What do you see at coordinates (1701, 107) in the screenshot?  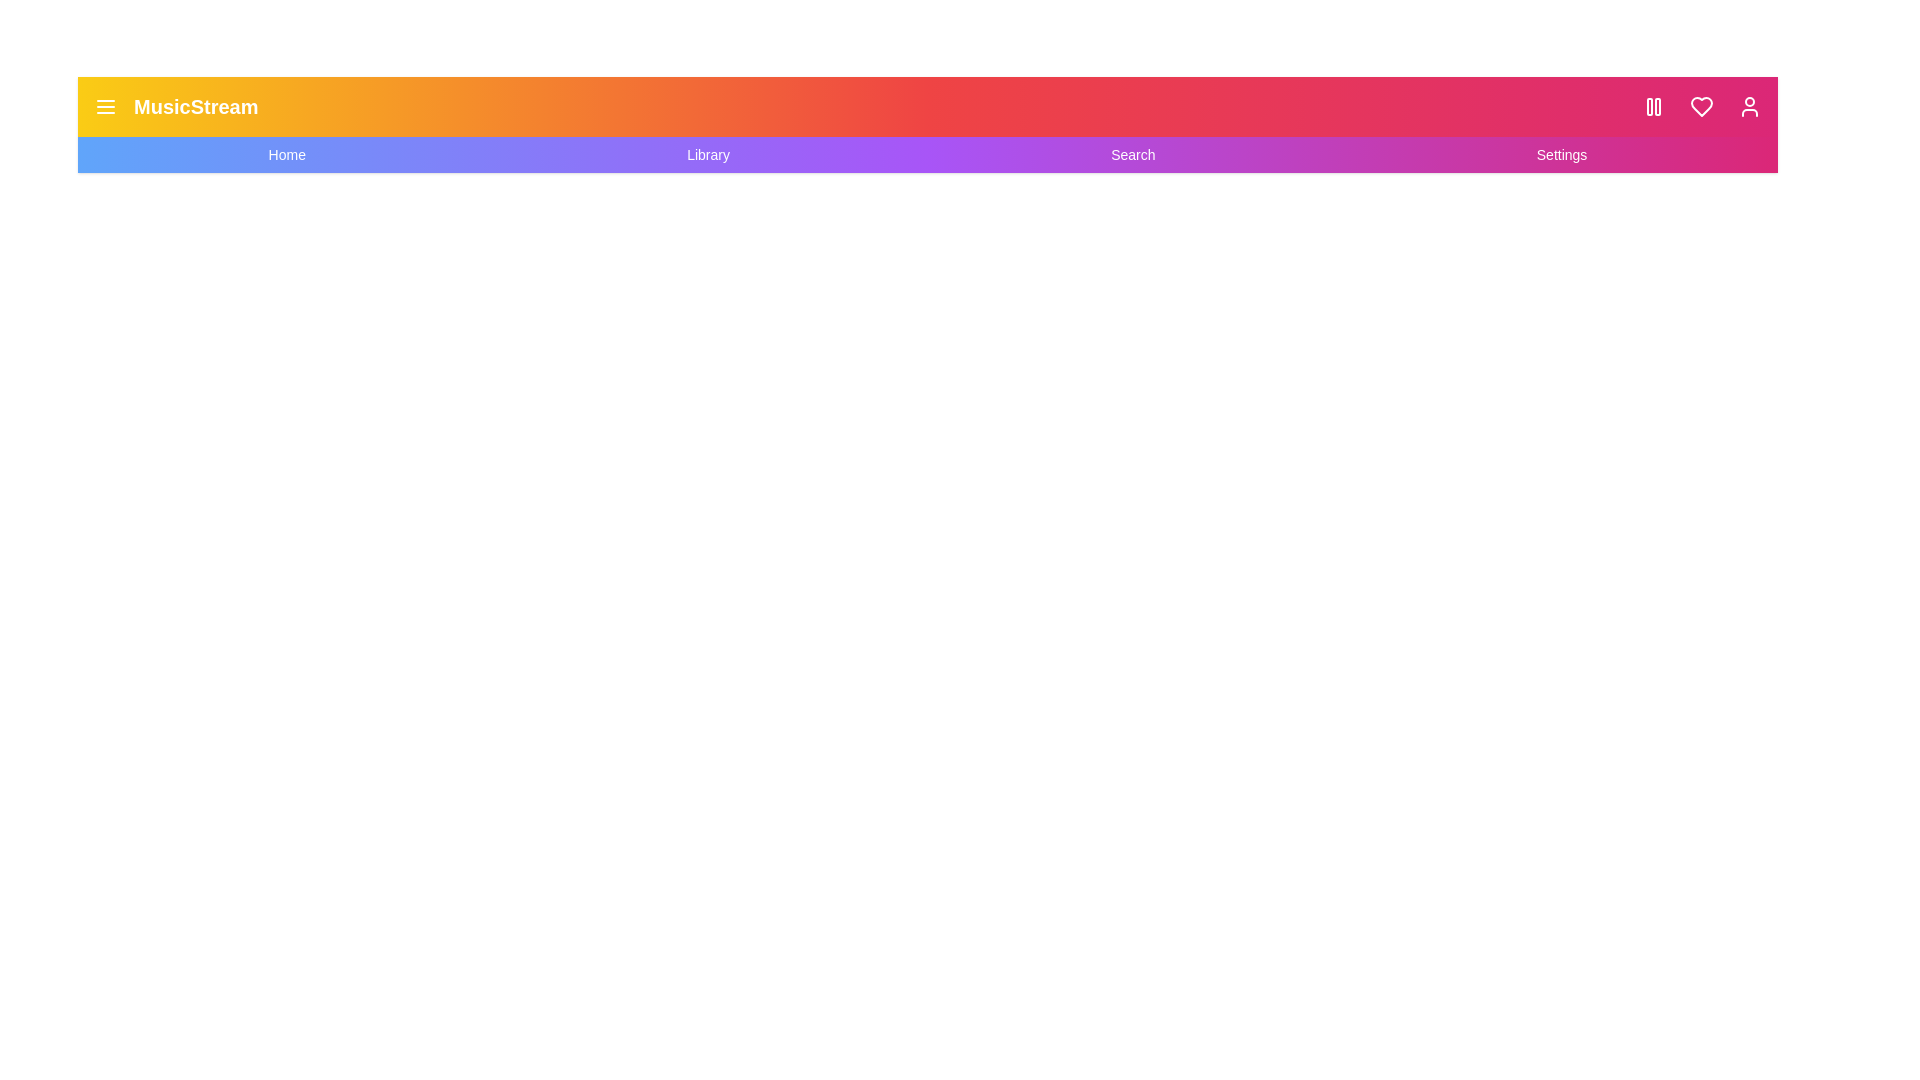 I see `the 'Heart' icon to mark or unmark an item as favorite` at bounding box center [1701, 107].